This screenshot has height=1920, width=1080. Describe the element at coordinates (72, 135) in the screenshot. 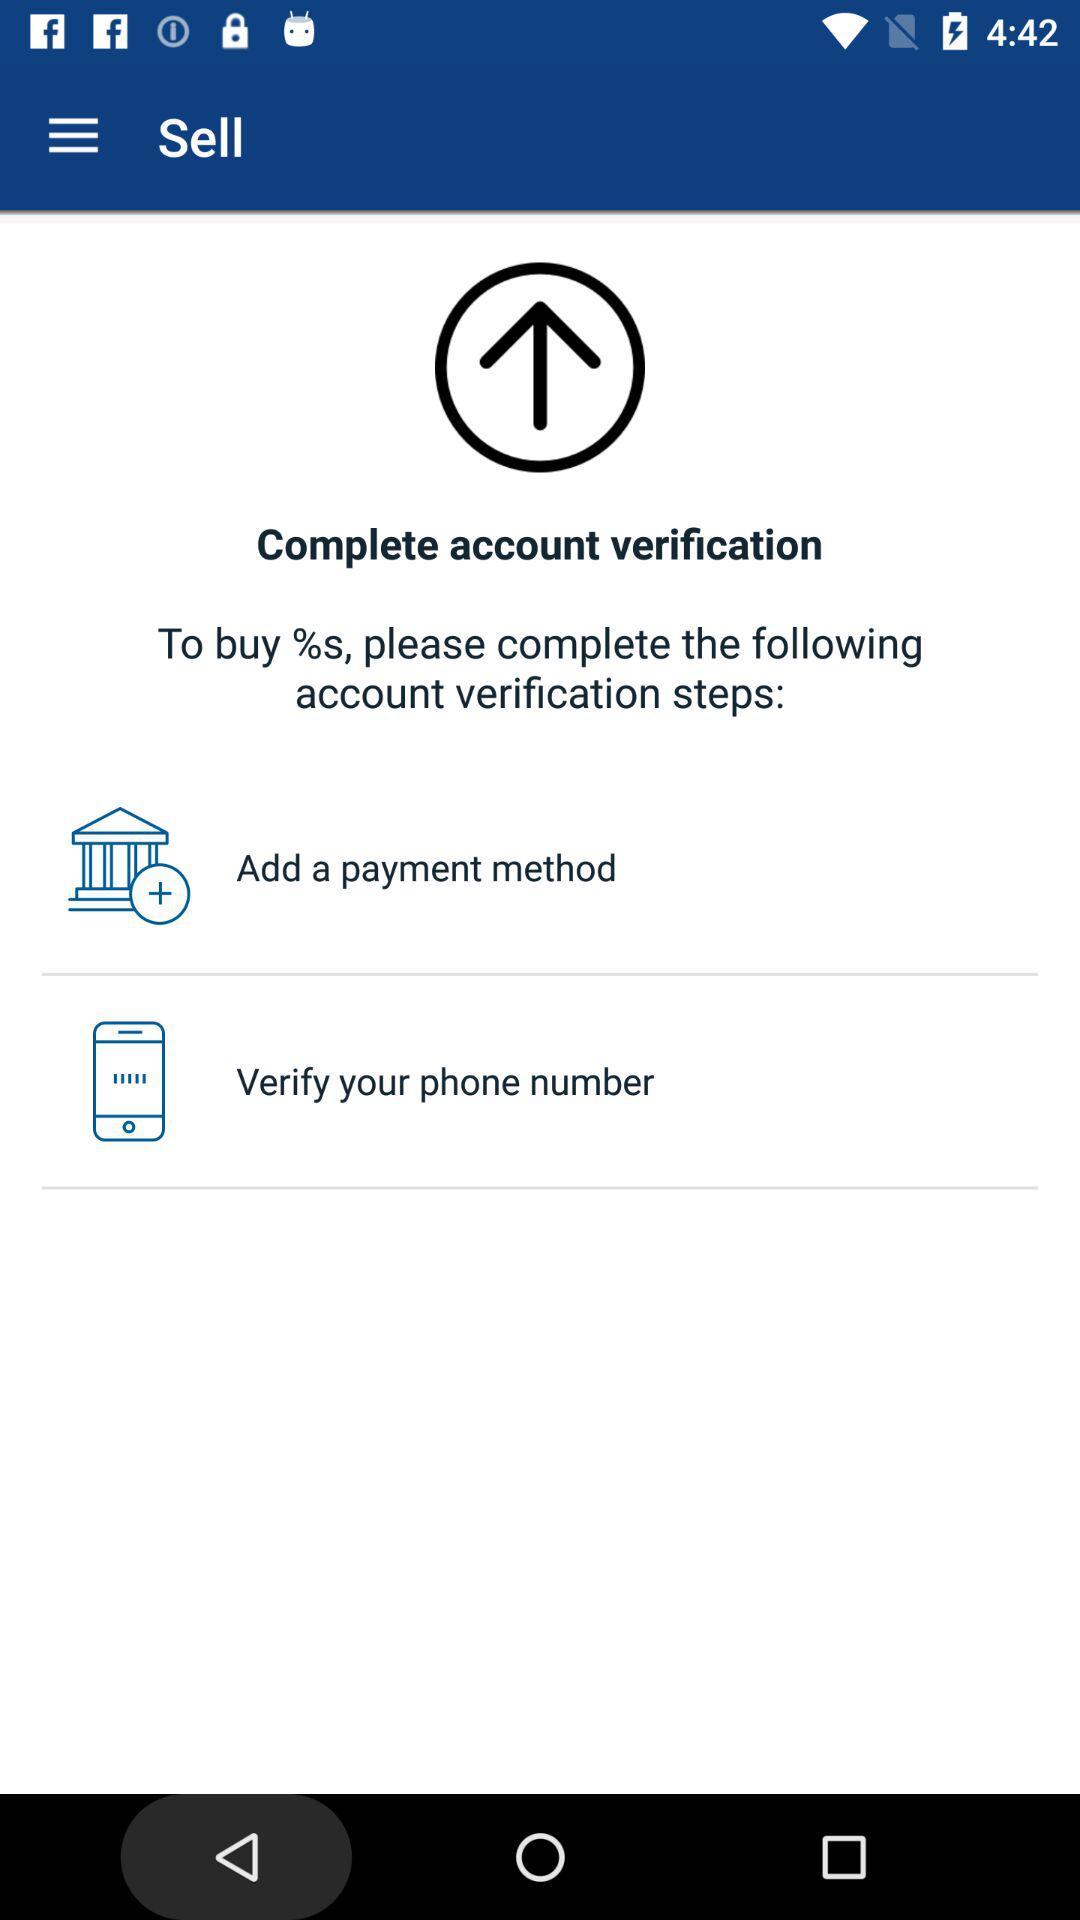

I see `the menu icon` at that location.